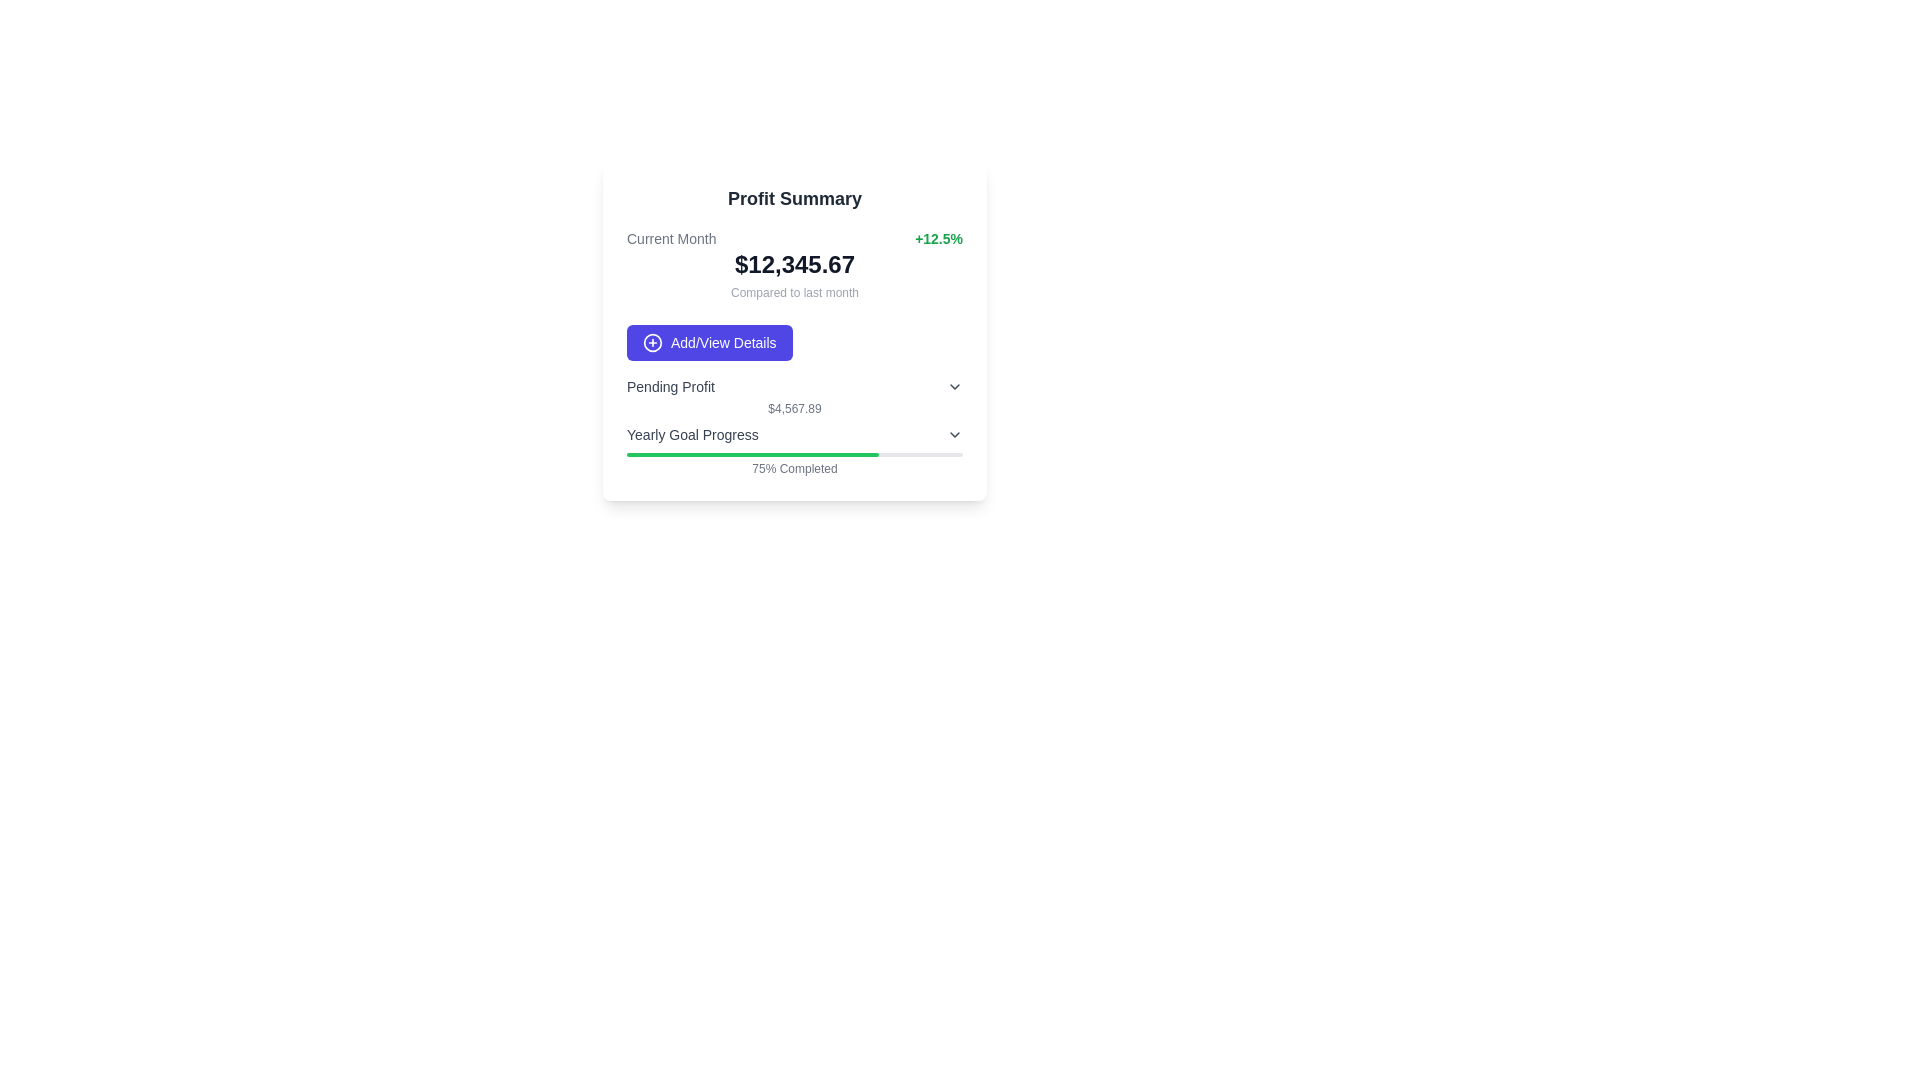  Describe the element at coordinates (794, 397) in the screenshot. I see `the dropdown in the Information display that shows pending profit information, located below the 'Add/View Details' button and above the 'Yearly Goal Progress' section in the 'Profit Summary' card` at that location.